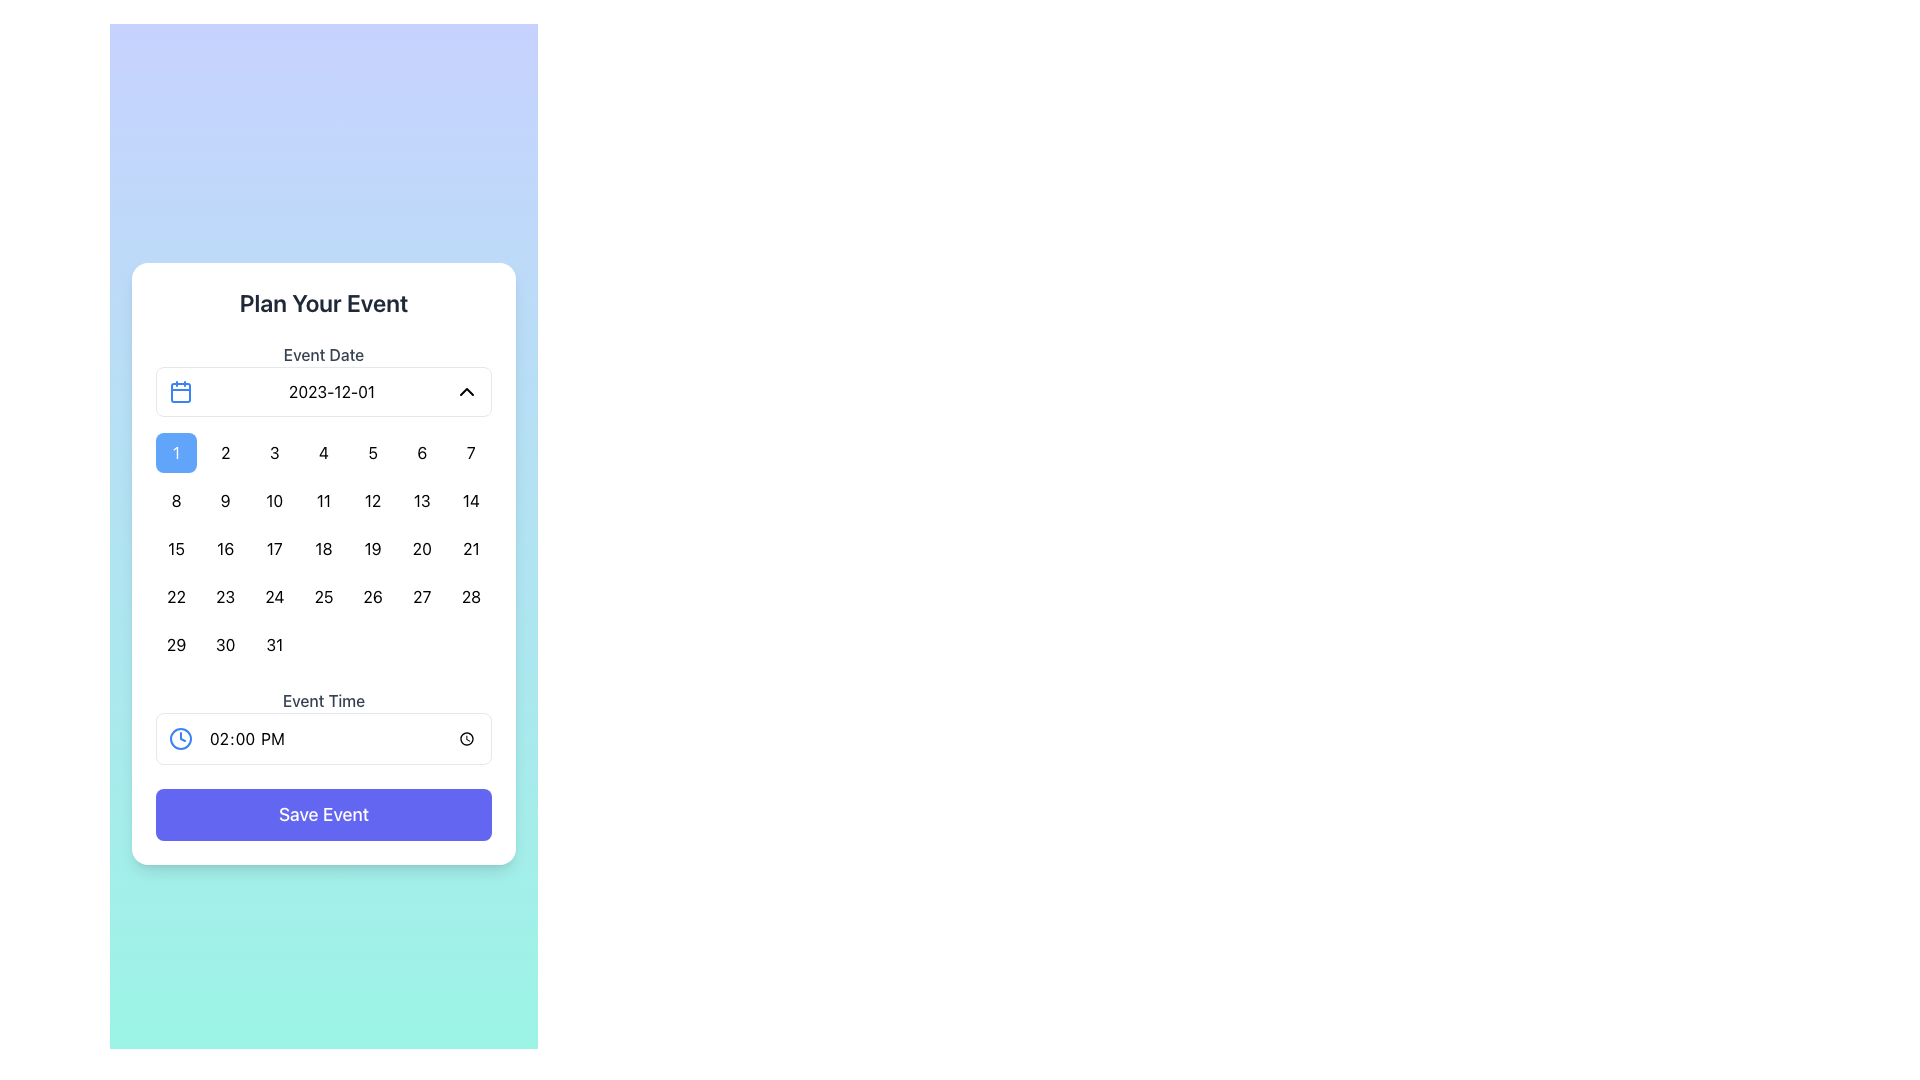  Describe the element at coordinates (273, 596) in the screenshot. I see `the selectable day button for the 24th date in the calendar interface located in the 22nd row and 3rd column` at that location.